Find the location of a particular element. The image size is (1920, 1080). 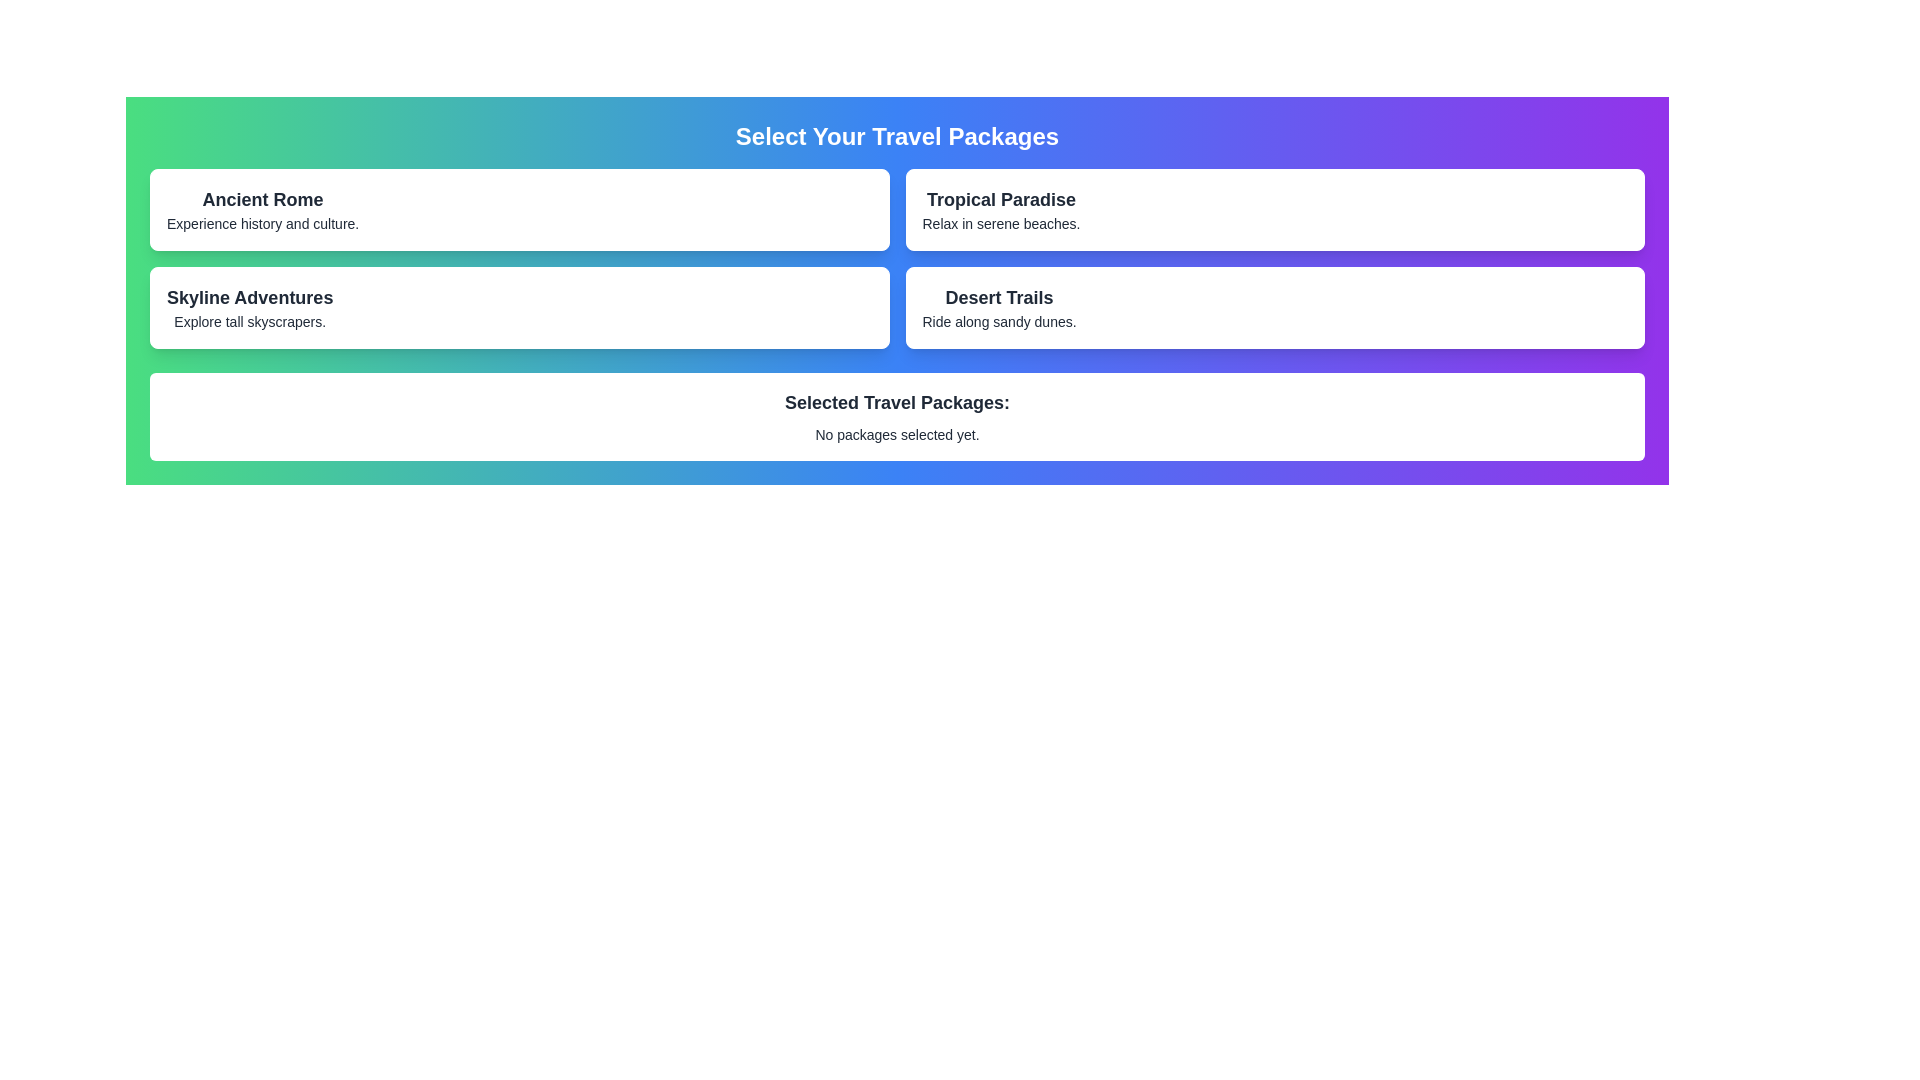

status indicator text label that informs the user that no travel packages have been selected yet, located beneath the 'Selected Travel Packages:' heading is located at coordinates (896, 434).